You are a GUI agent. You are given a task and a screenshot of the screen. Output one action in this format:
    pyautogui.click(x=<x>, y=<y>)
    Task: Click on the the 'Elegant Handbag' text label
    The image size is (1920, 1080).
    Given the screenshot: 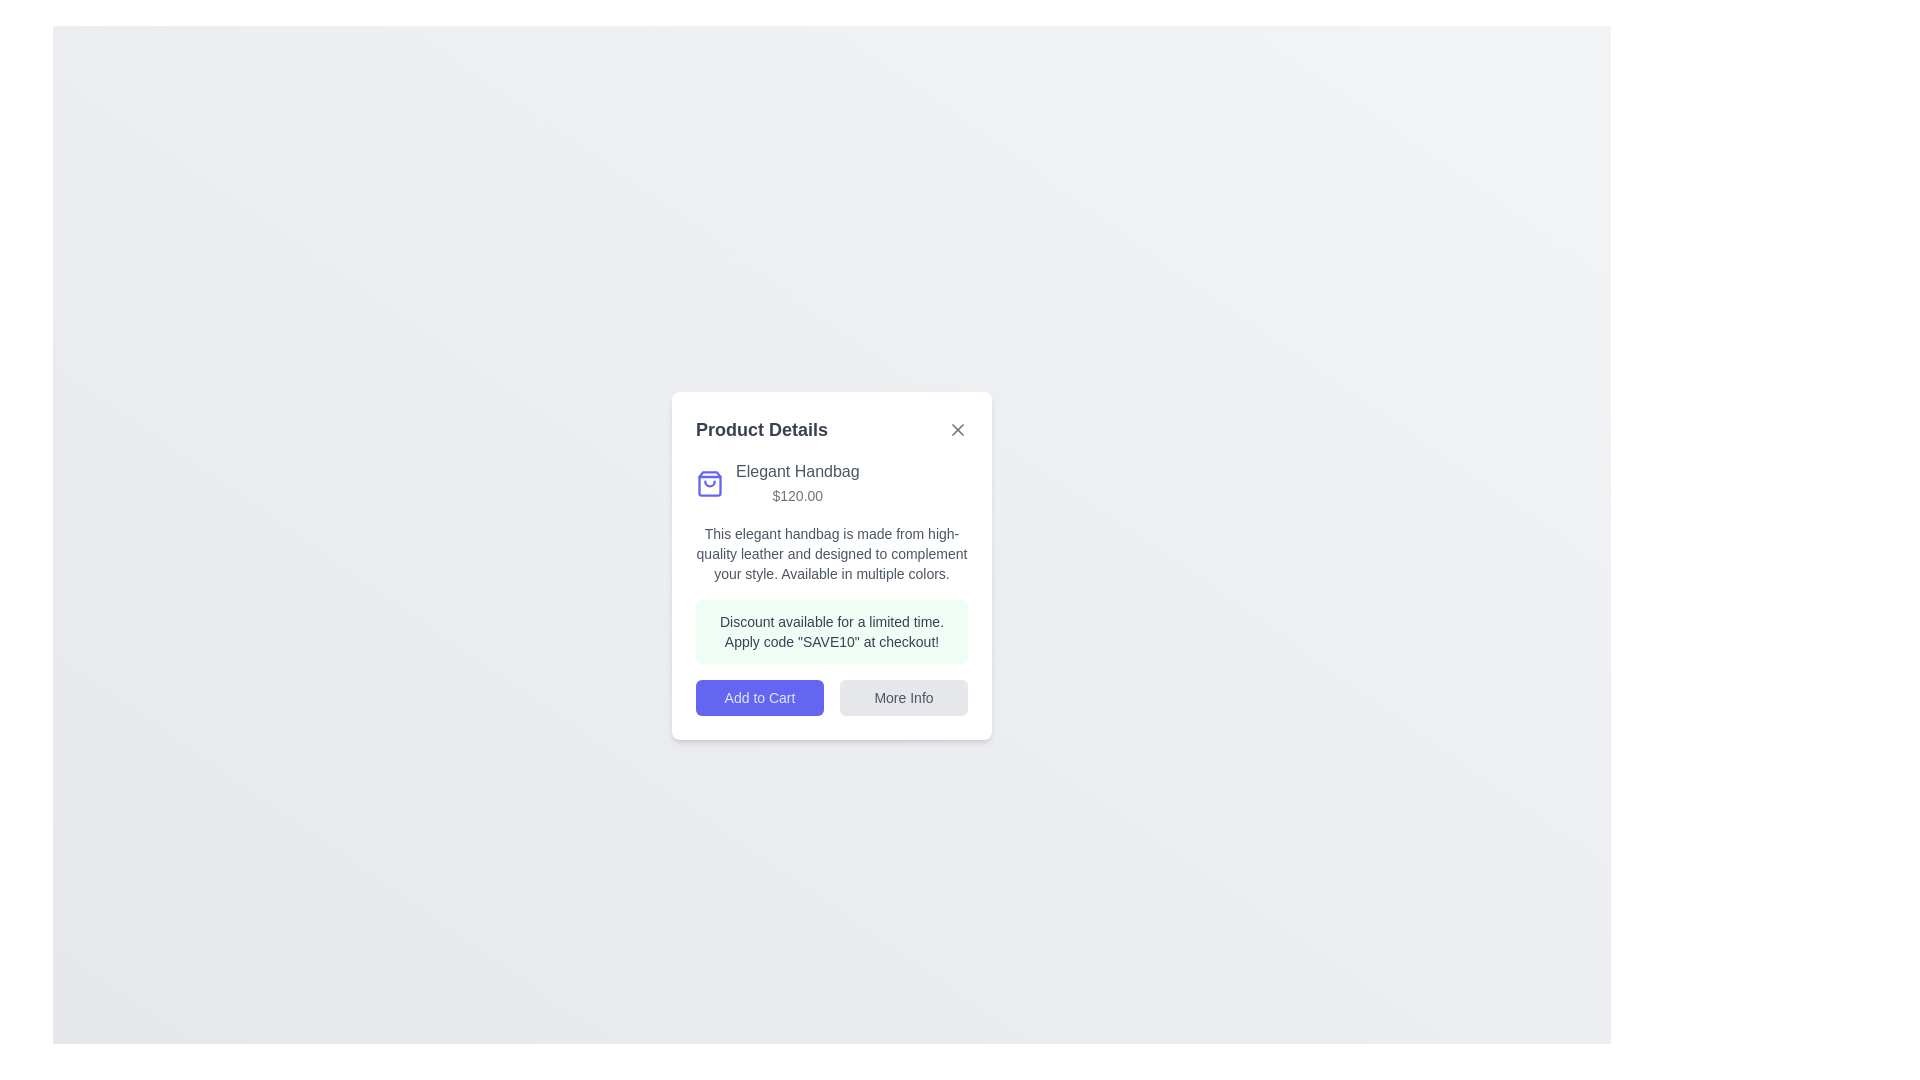 What is the action you would take?
    pyautogui.click(x=796, y=483)
    